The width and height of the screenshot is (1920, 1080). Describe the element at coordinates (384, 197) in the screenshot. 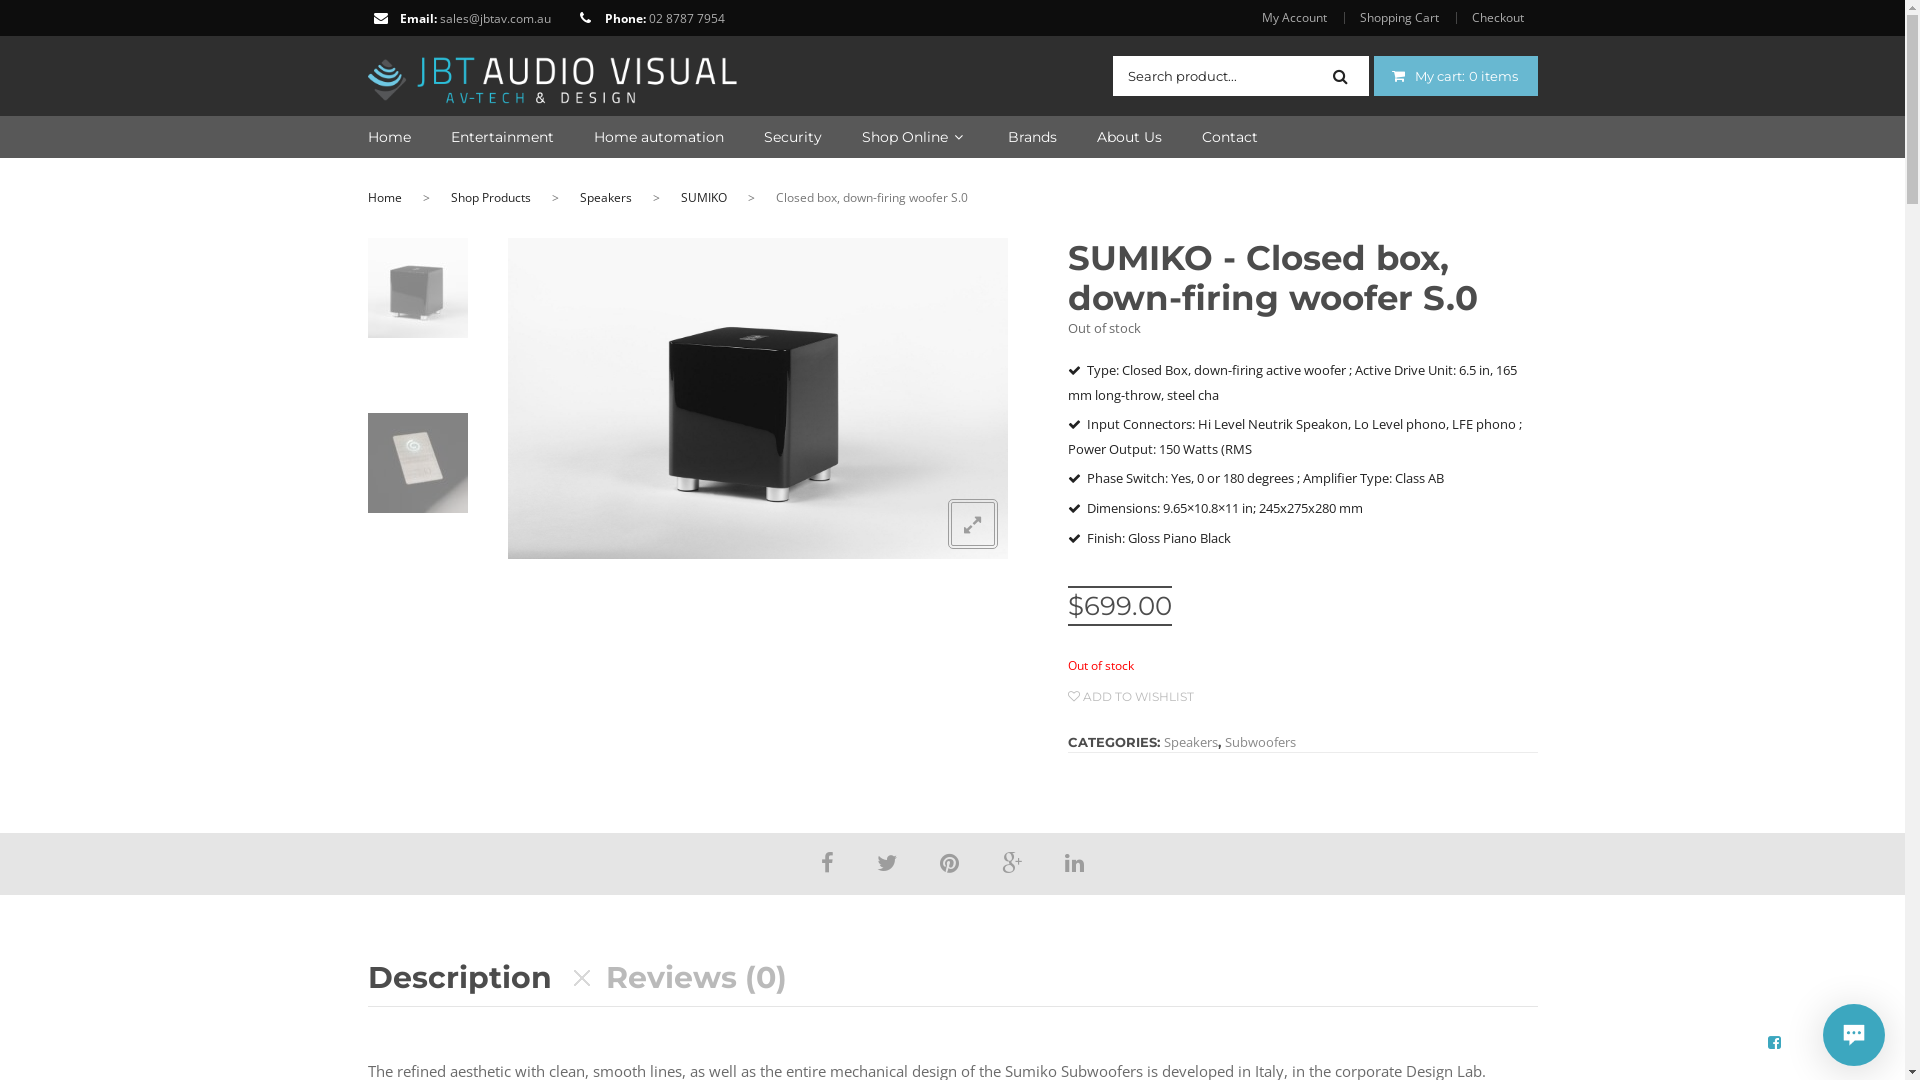

I see `'Home'` at that location.